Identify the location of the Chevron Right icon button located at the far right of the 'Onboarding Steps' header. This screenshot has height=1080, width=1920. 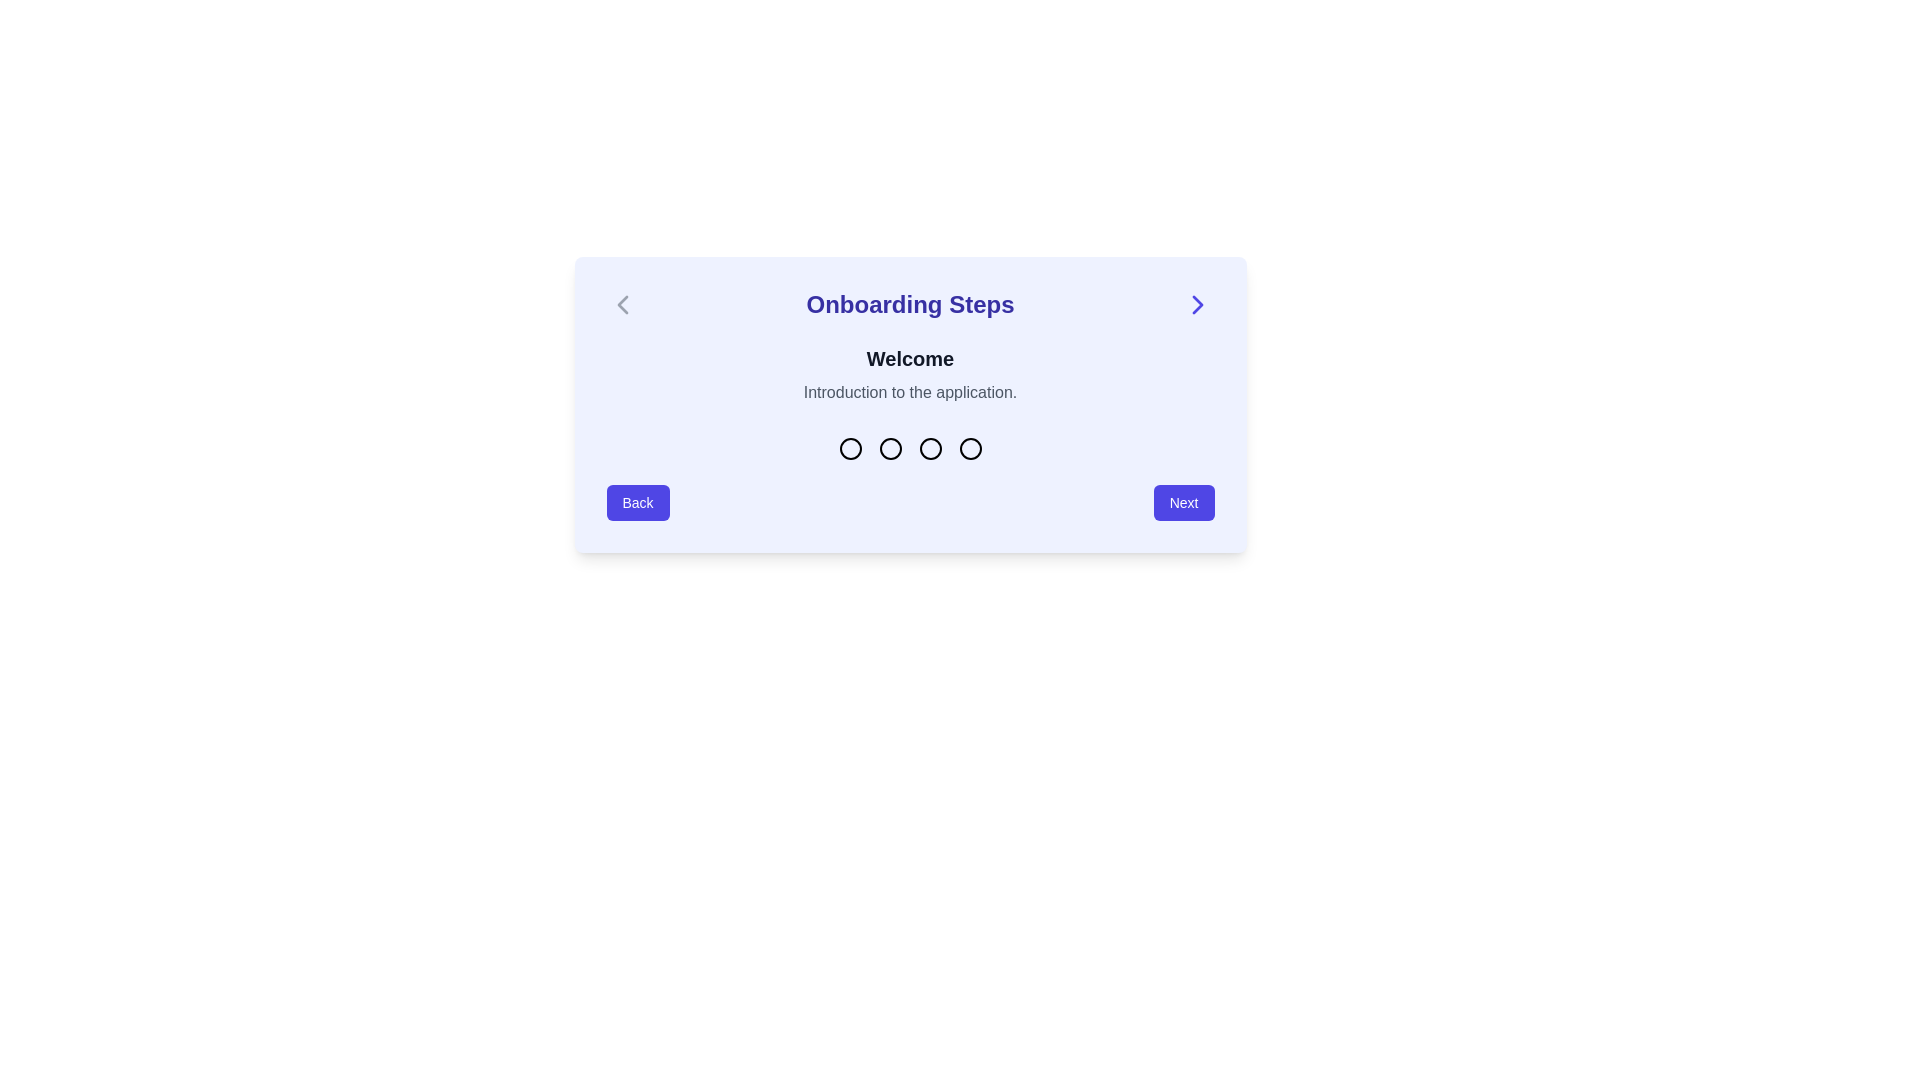
(1198, 304).